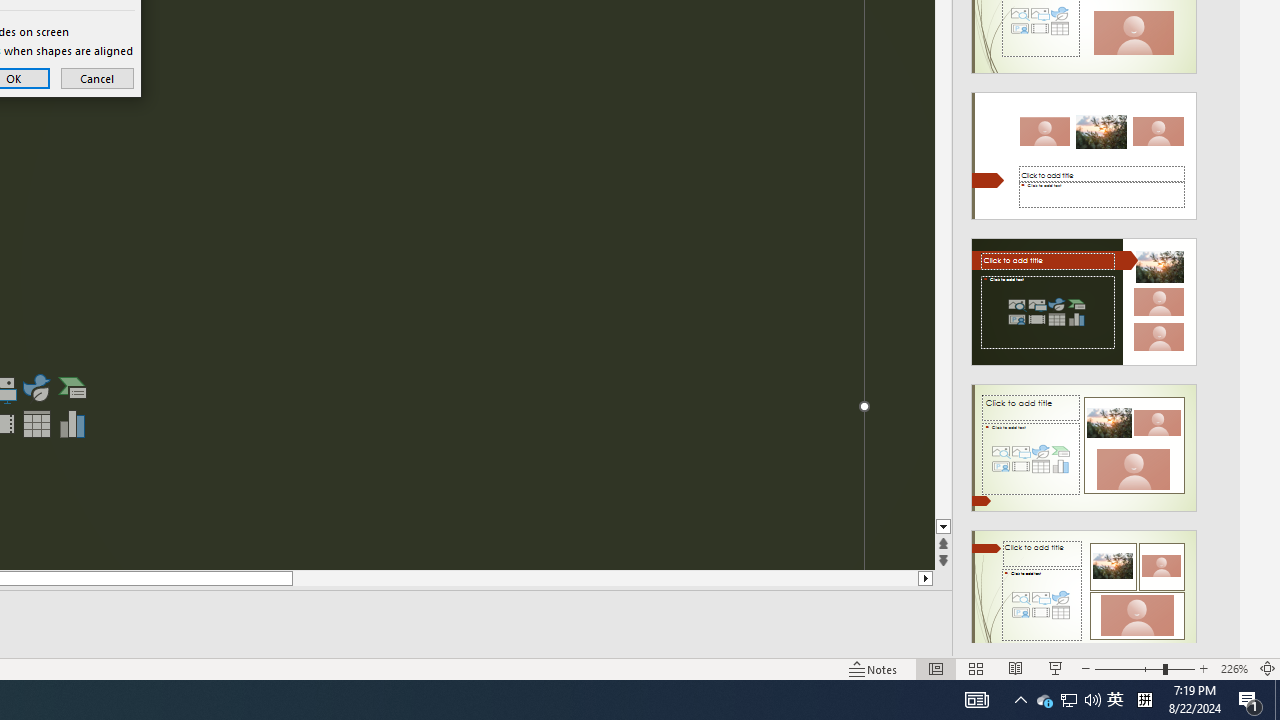  What do you see at coordinates (36, 388) in the screenshot?
I see `'Insert an Icon'` at bounding box center [36, 388].